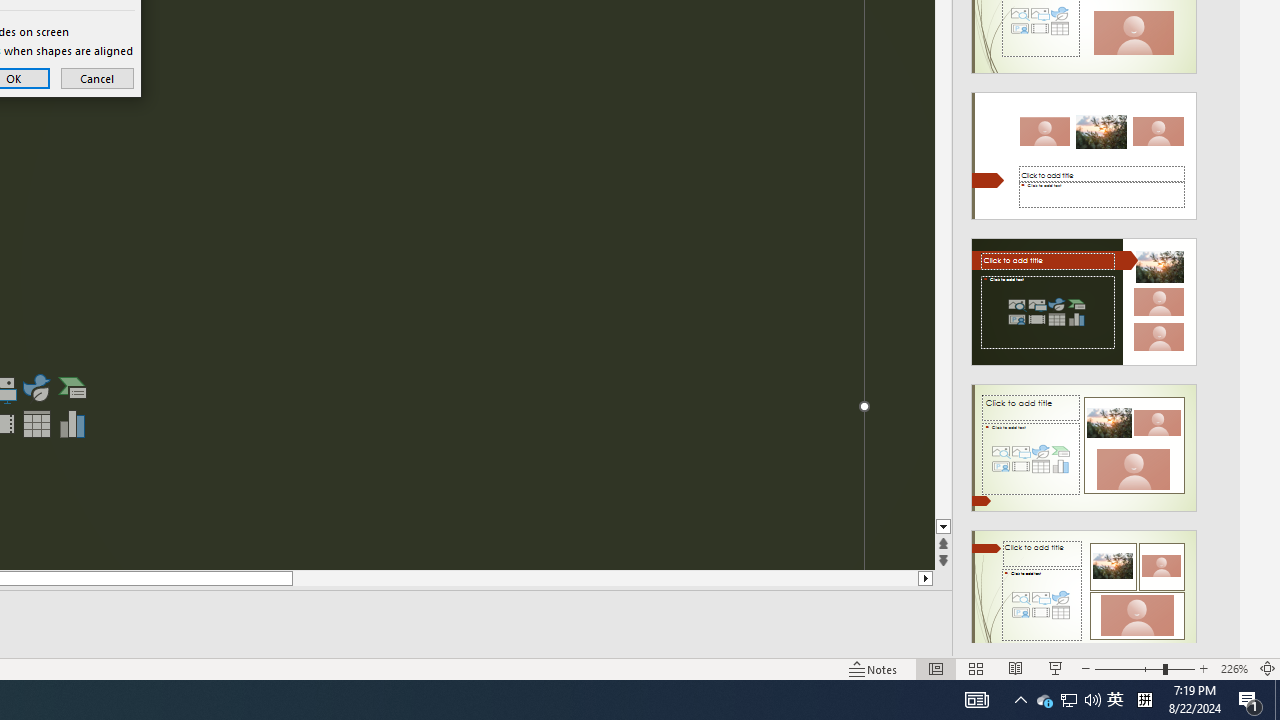  What do you see at coordinates (36, 388) in the screenshot?
I see `'Insert an Icon'` at bounding box center [36, 388].